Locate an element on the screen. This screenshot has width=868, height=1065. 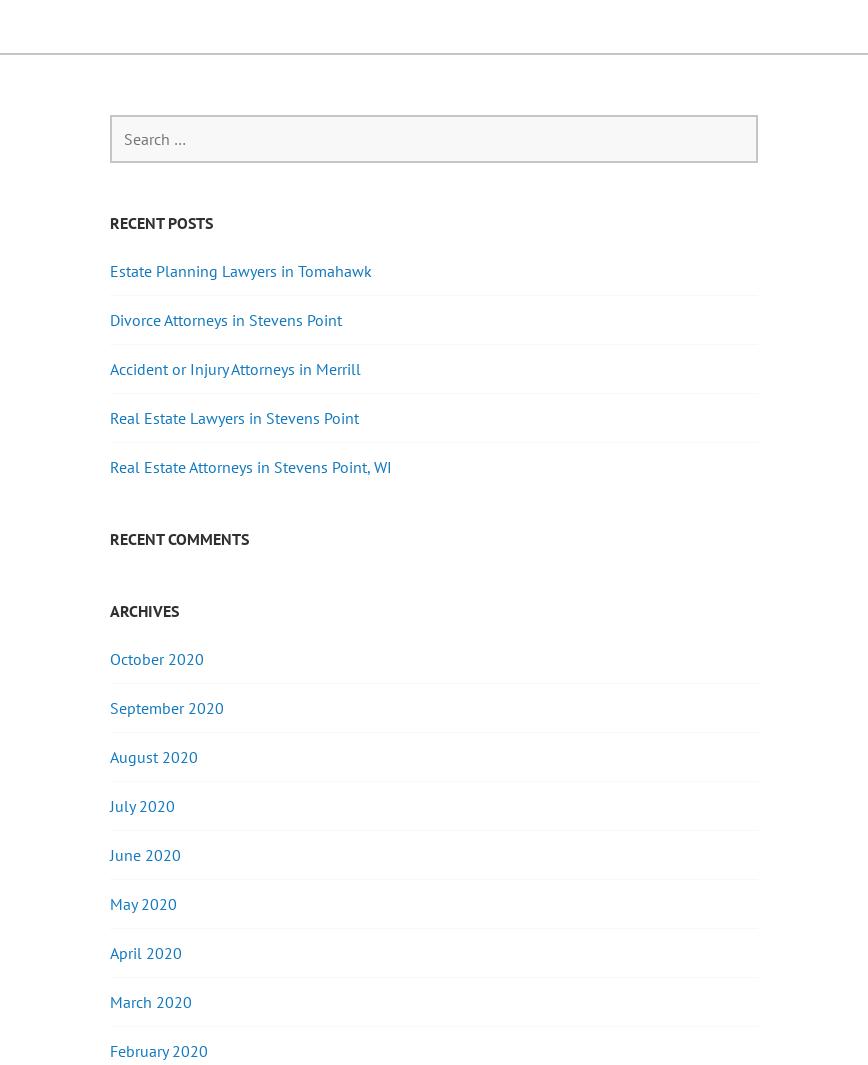
'April 2020' is located at coordinates (109, 952).